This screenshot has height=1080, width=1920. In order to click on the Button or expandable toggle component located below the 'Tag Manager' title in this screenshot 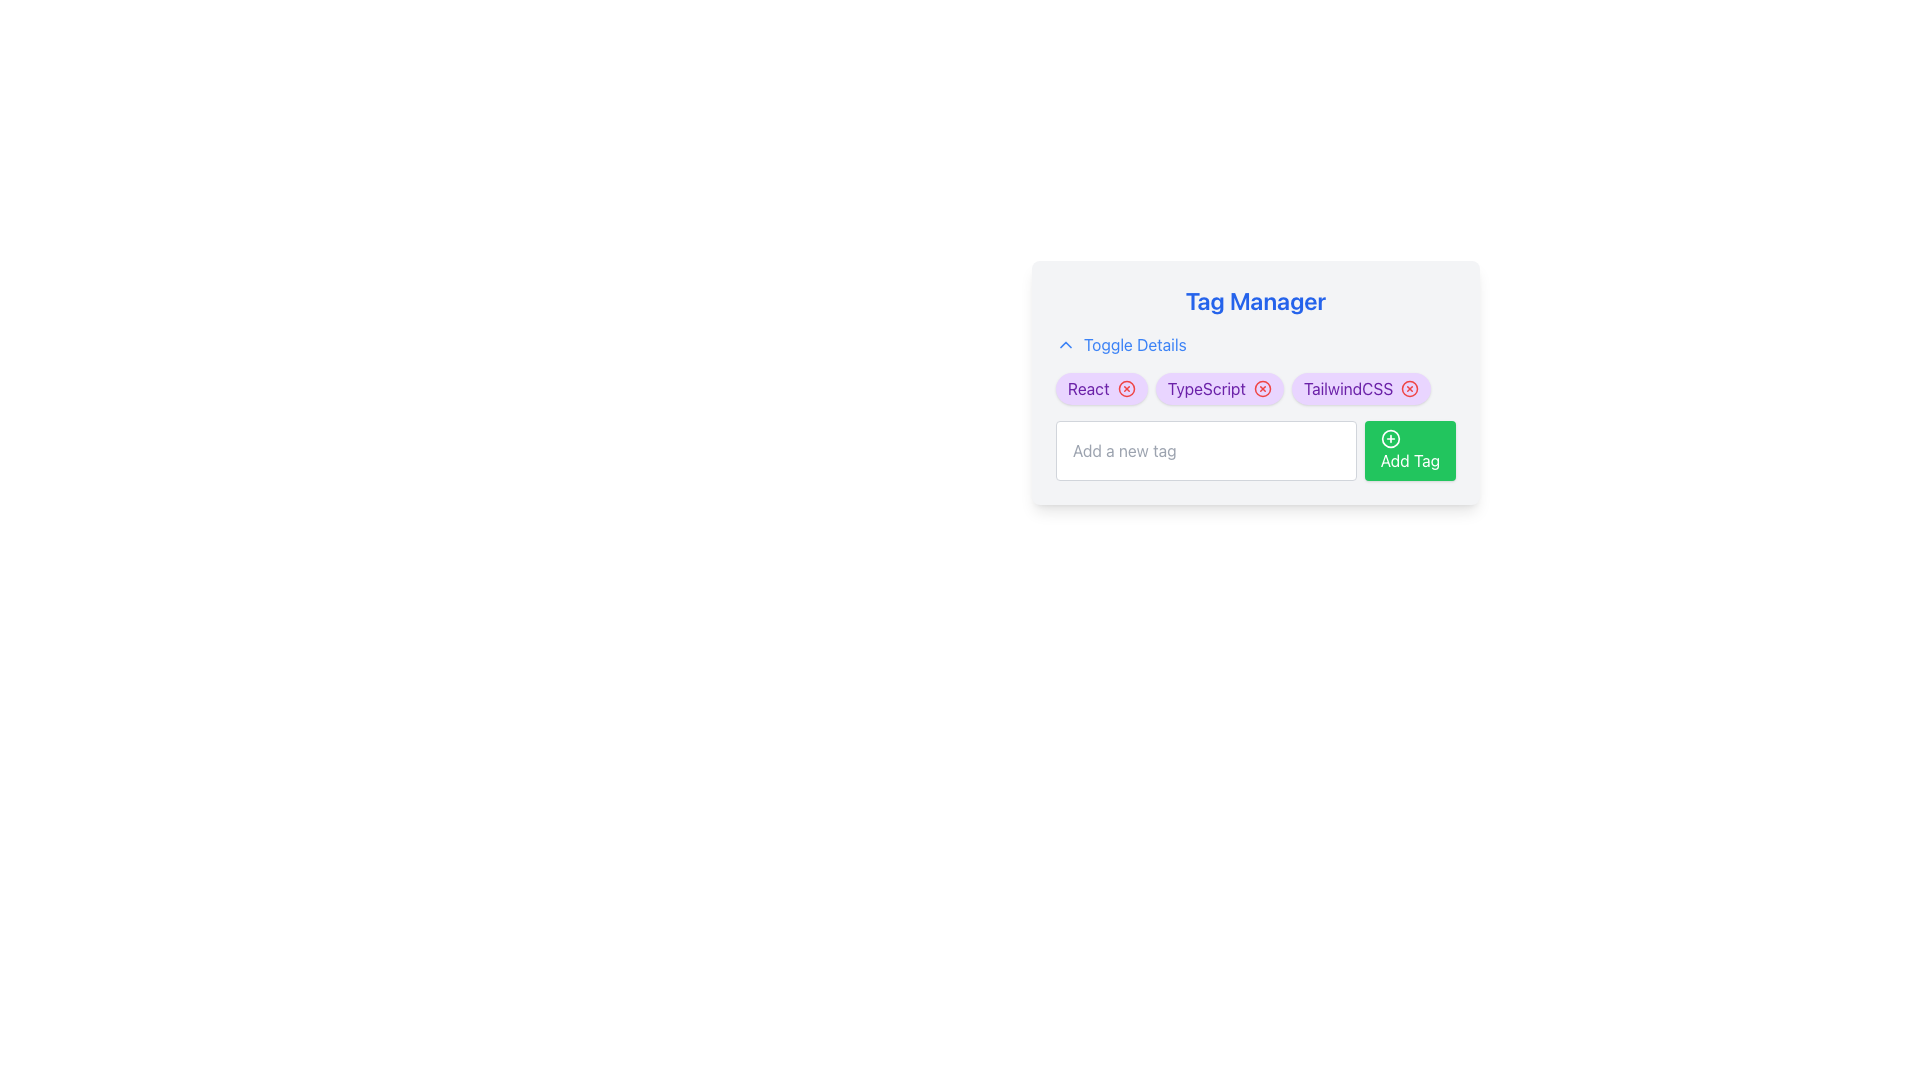, I will do `click(1121, 343)`.